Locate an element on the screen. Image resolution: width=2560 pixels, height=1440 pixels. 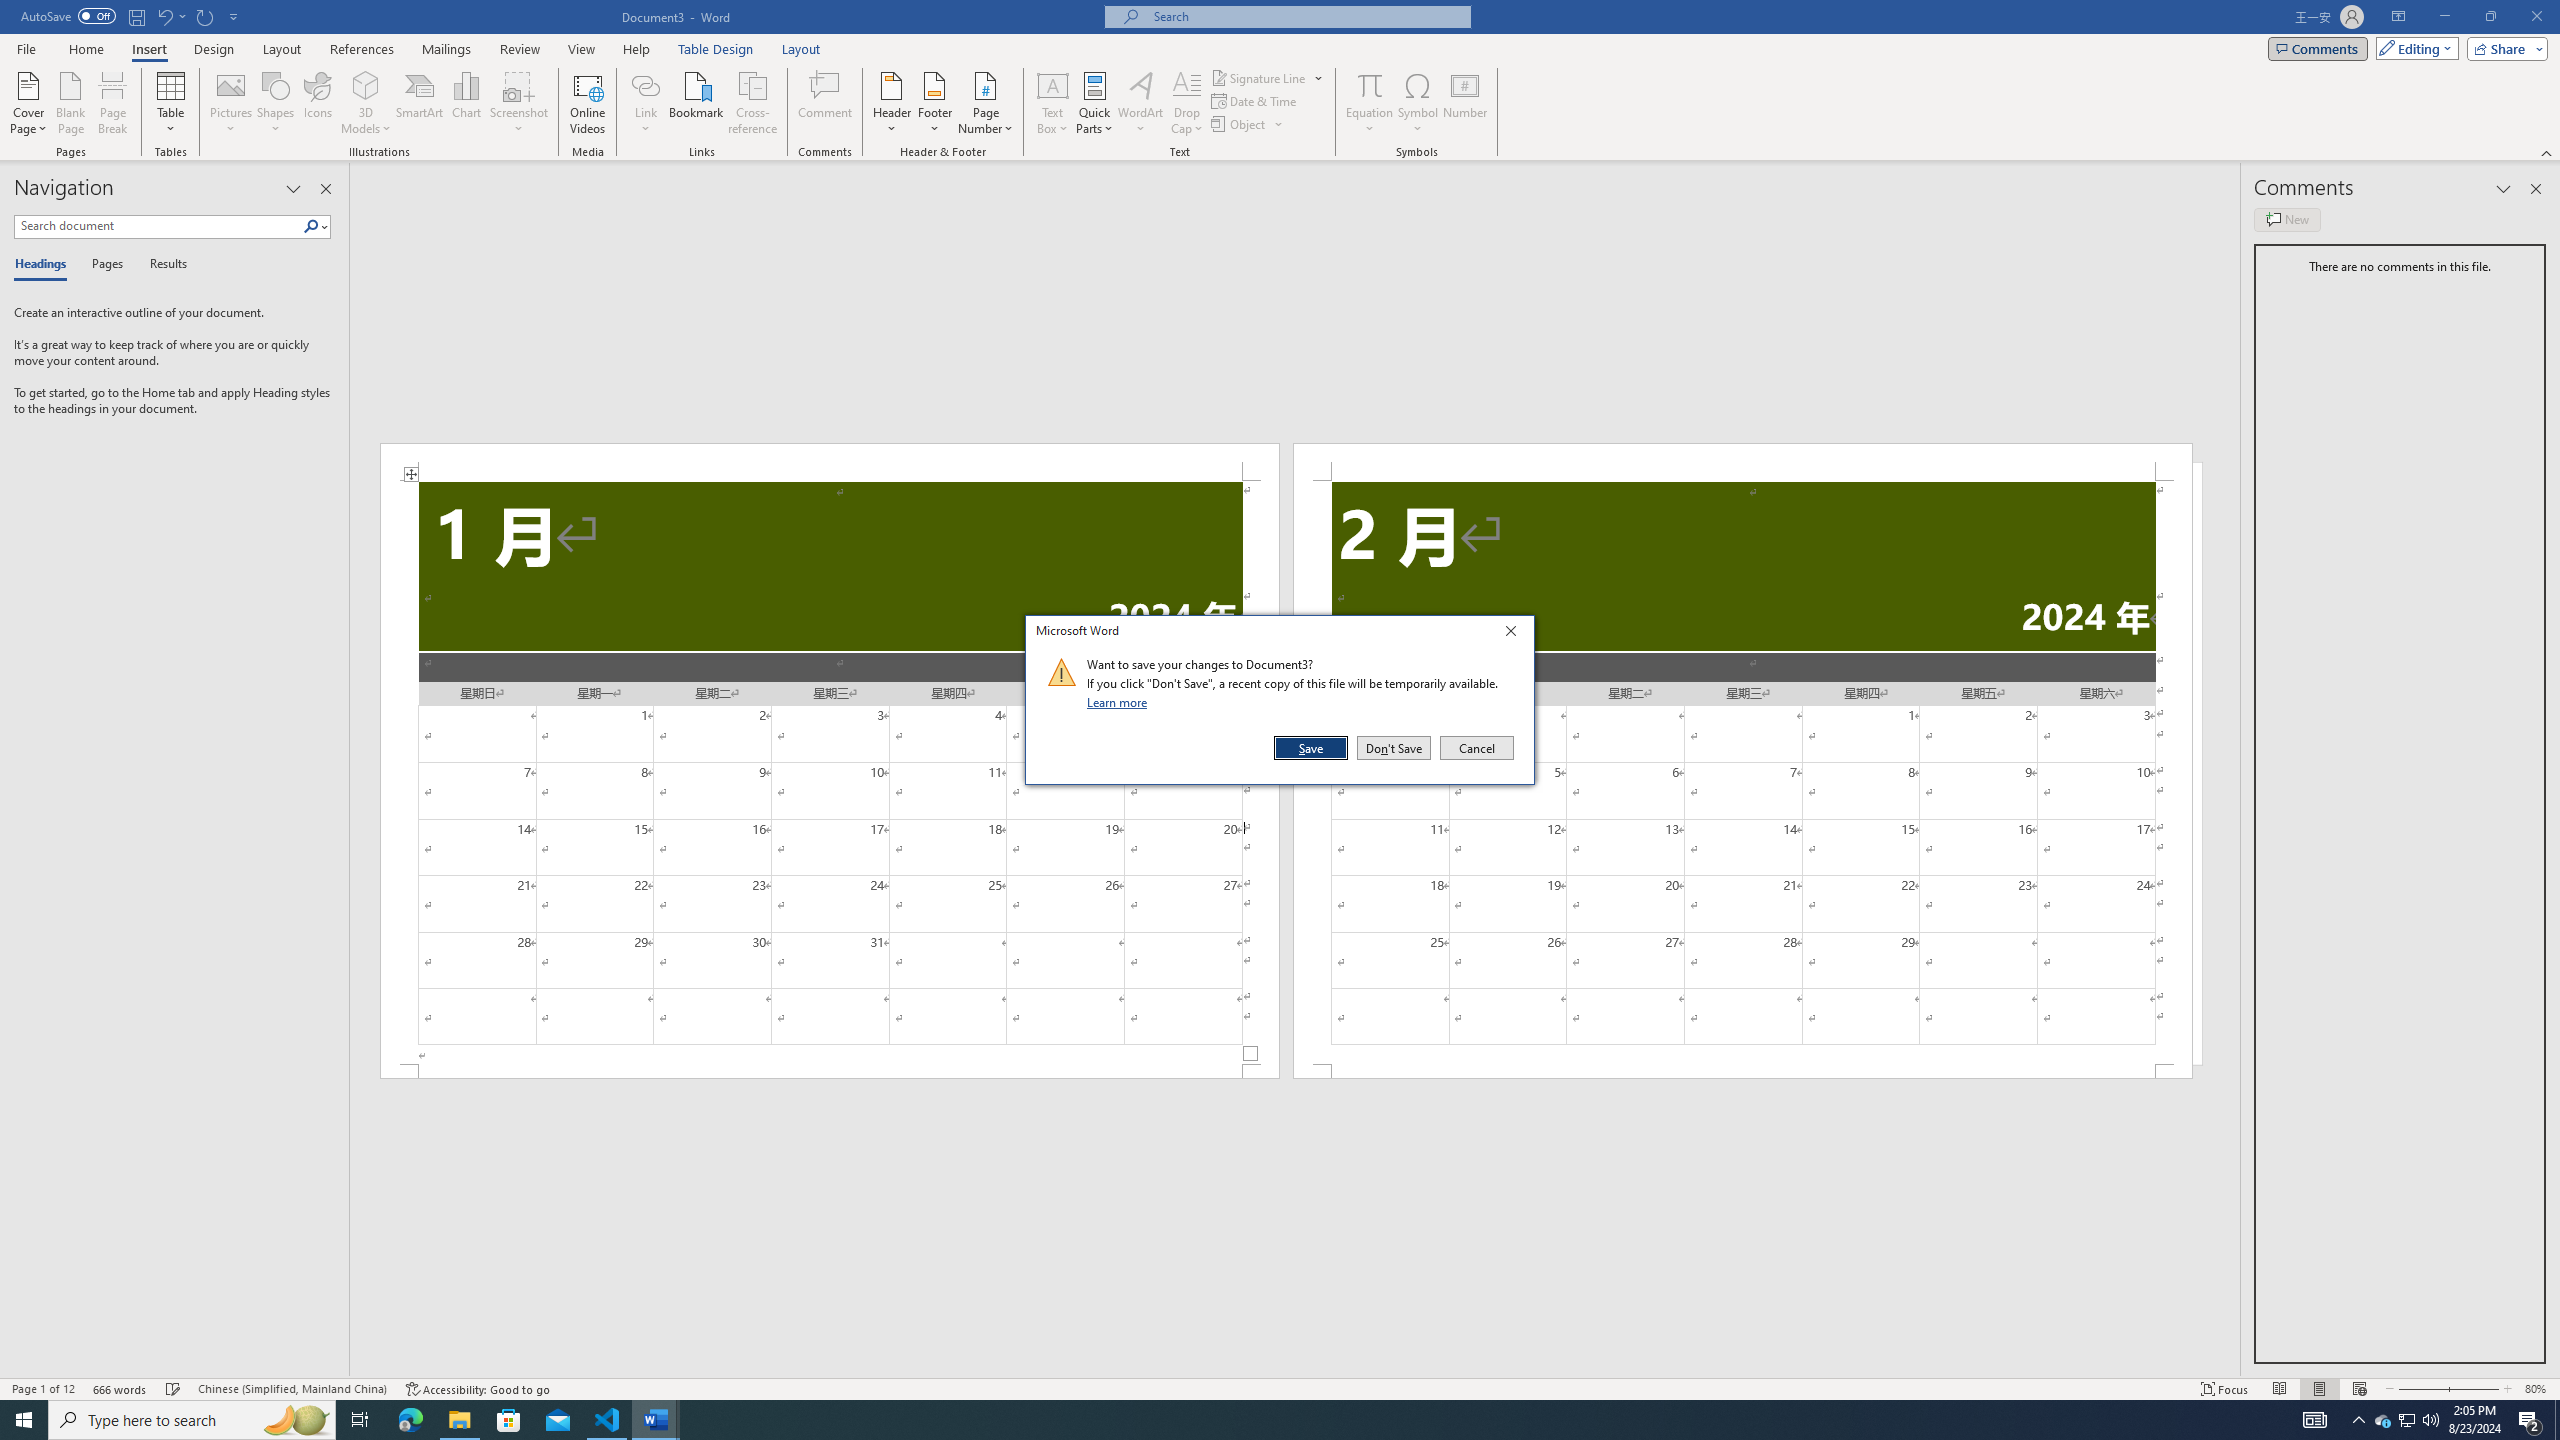
'Signature Line' is located at coordinates (1267, 77).